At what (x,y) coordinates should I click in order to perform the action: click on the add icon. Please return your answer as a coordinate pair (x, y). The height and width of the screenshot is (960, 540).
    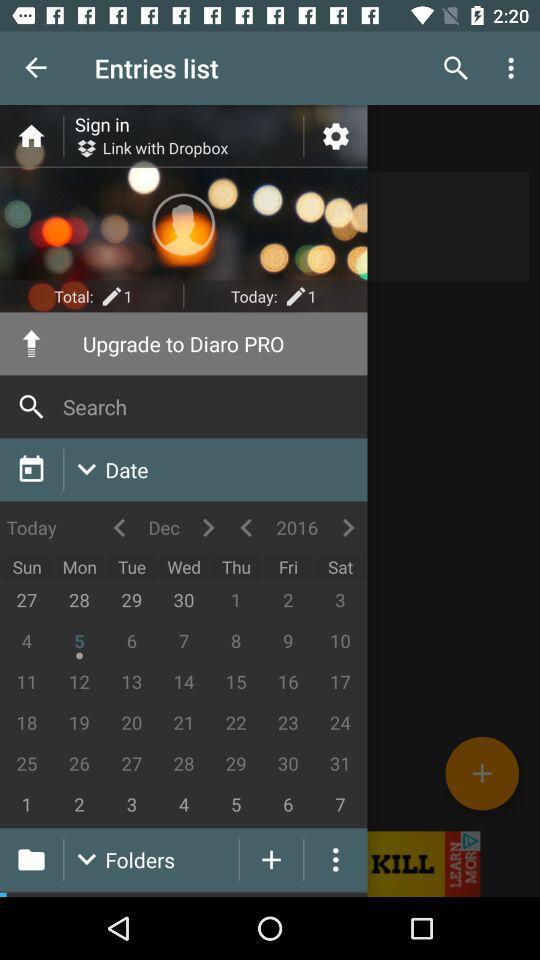
    Looking at the image, I should click on (481, 772).